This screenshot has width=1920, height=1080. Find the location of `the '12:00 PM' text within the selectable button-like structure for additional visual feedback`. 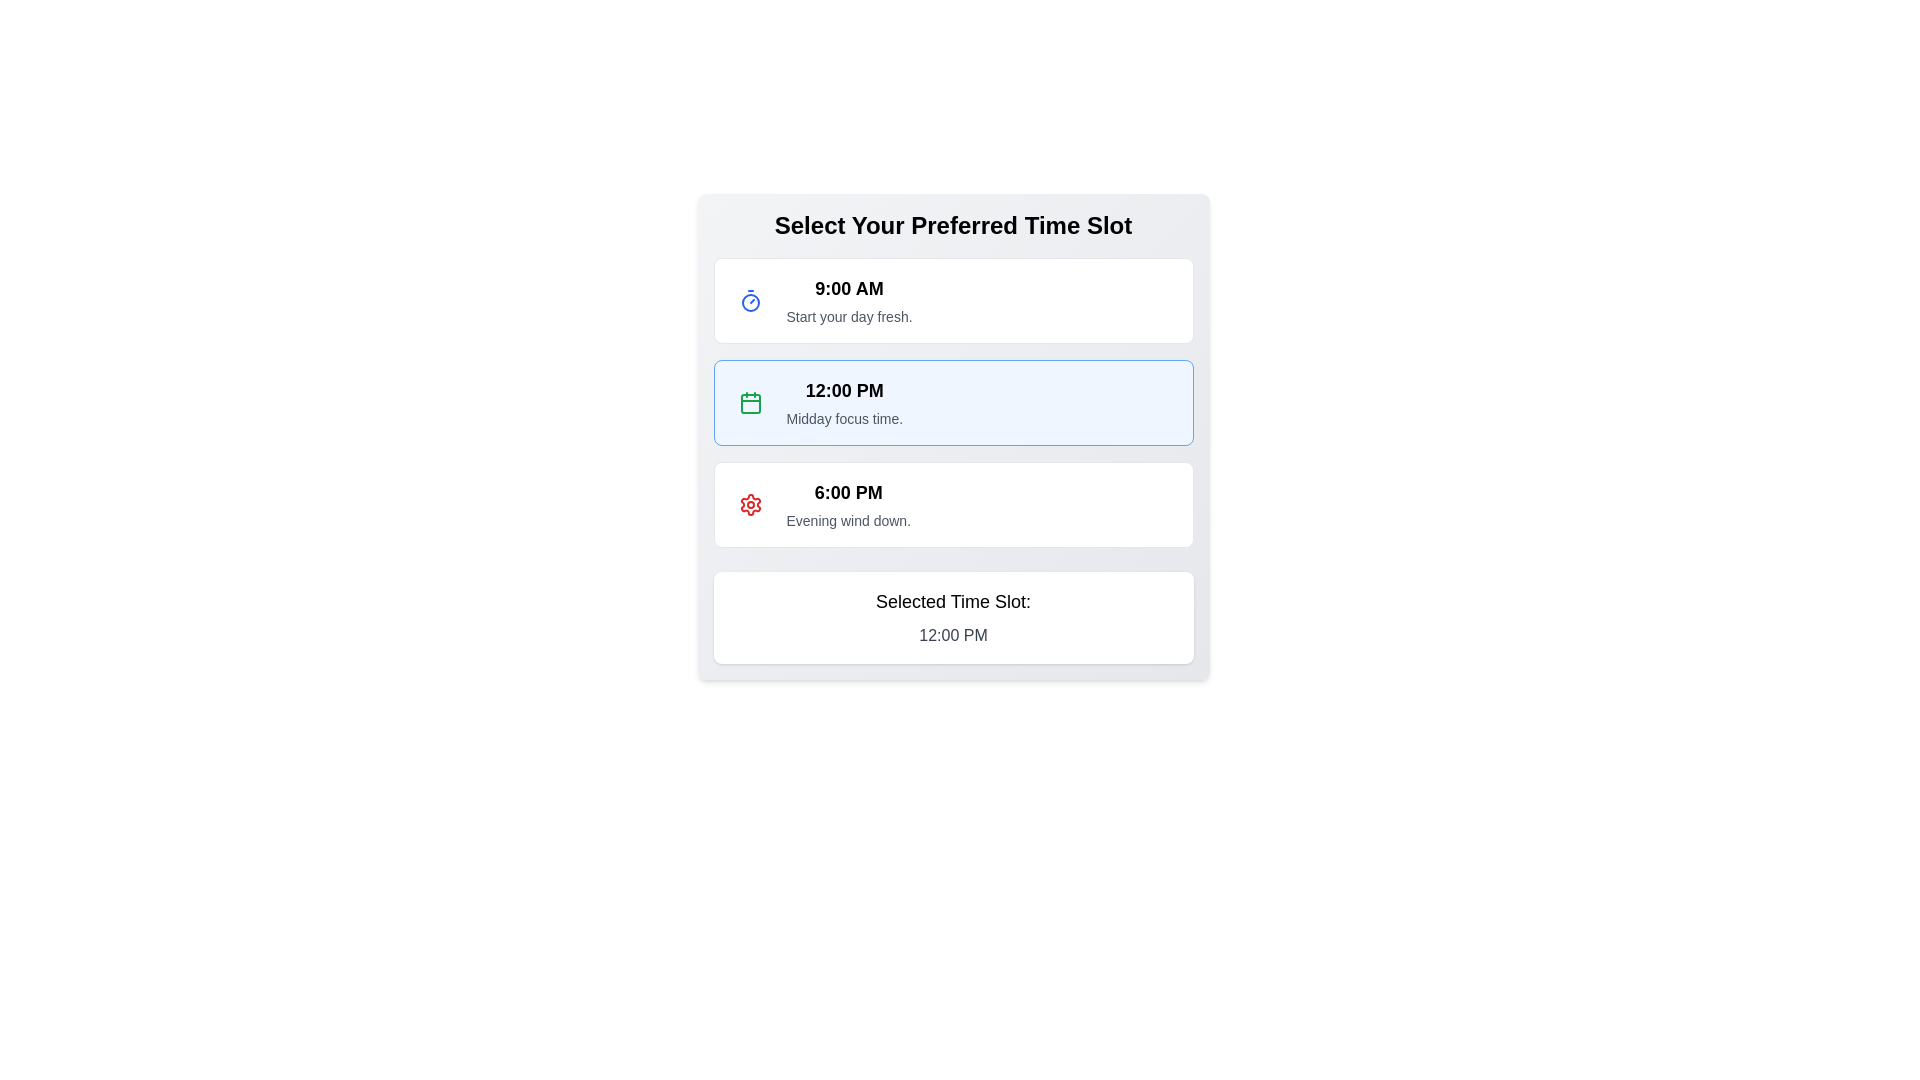

the '12:00 PM' text within the selectable button-like structure for additional visual feedback is located at coordinates (844, 402).